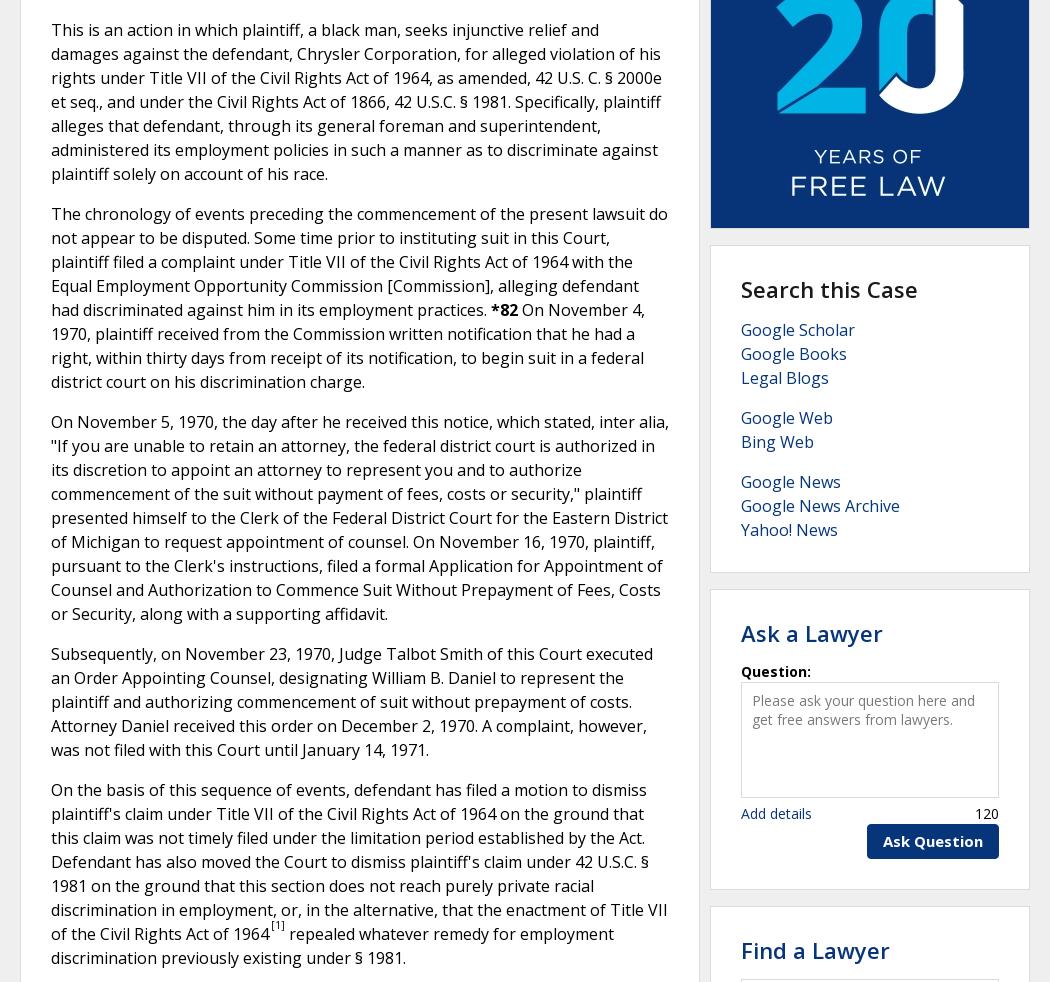 This screenshot has width=1050, height=982. Describe the element at coordinates (797, 329) in the screenshot. I see `'Google Scholar'` at that location.